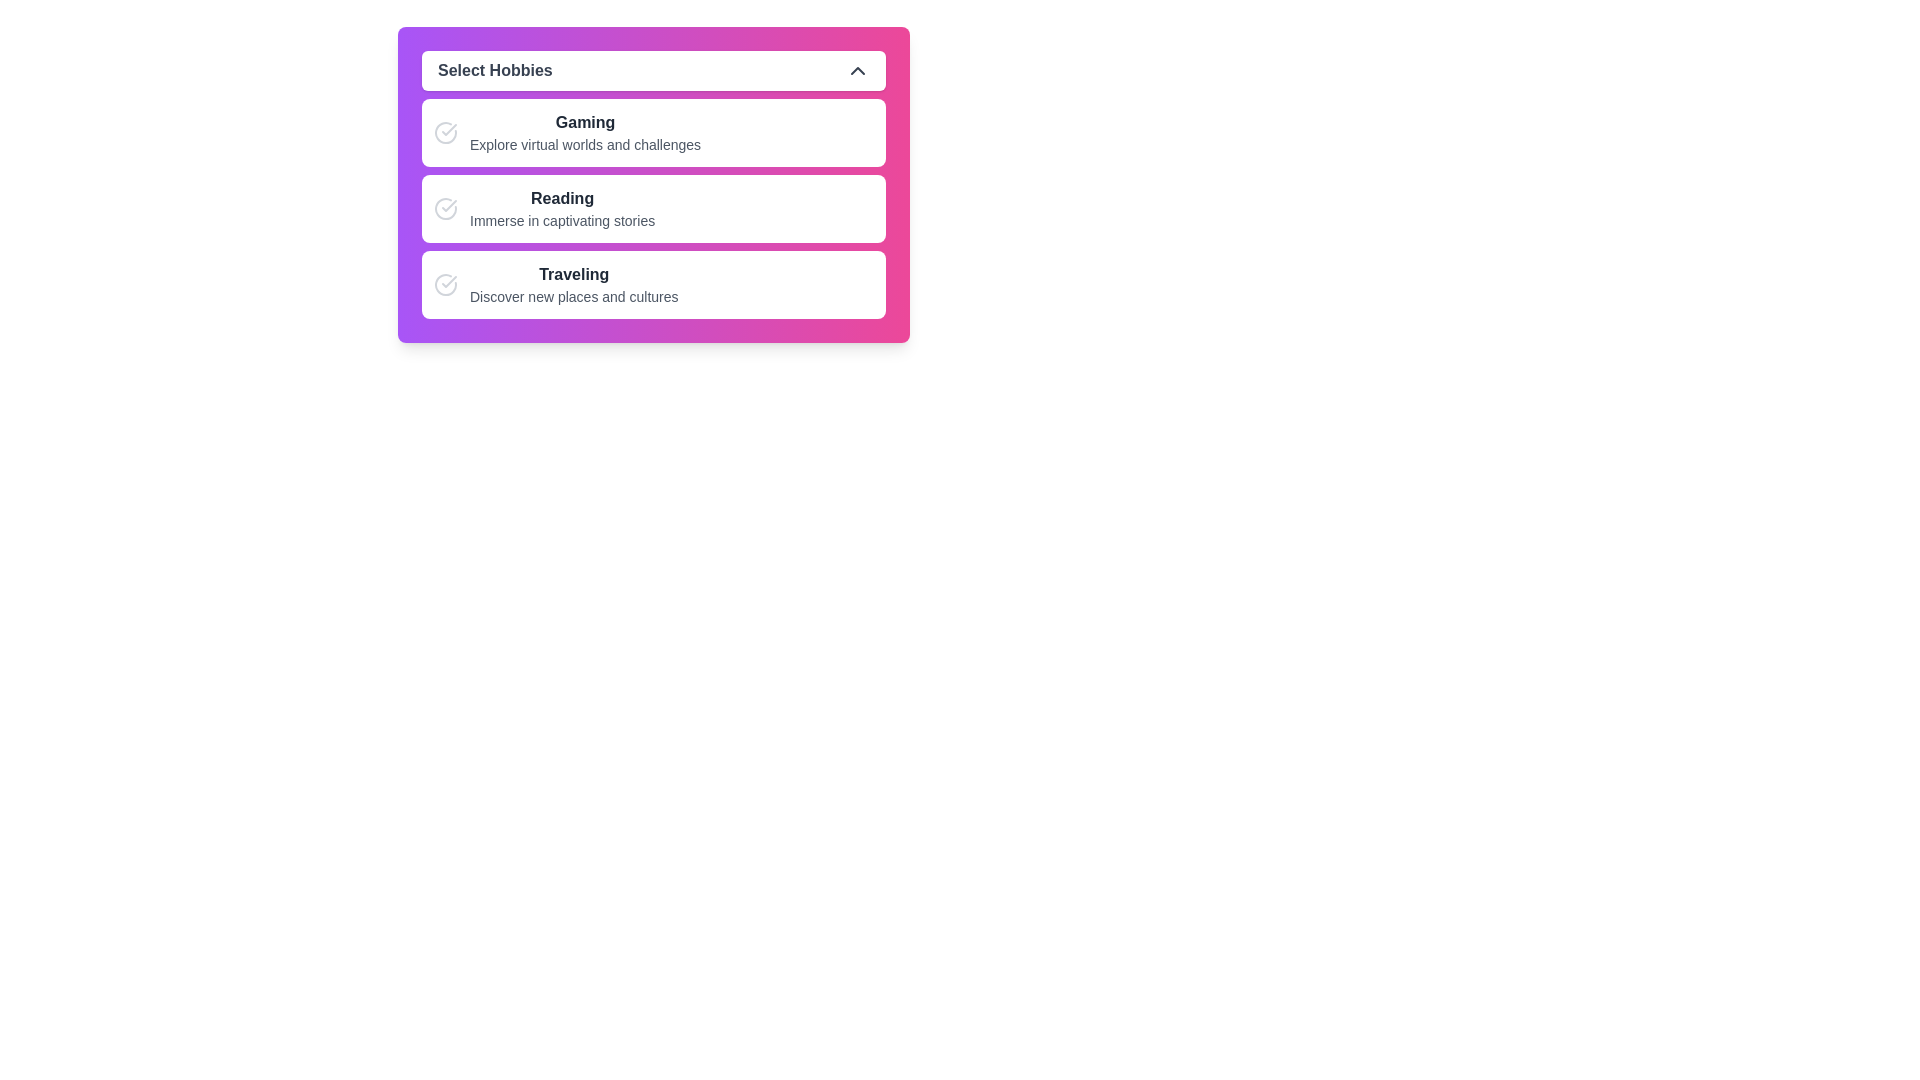 The height and width of the screenshot is (1080, 1920). Describe the element at coordinates (445, 285) in the screenshot. I see `the Progress or selection icon located on the leftmost side of the 'Traveling' section, which is the third list entry underneath the 'Select Hobbies' title` at that location.